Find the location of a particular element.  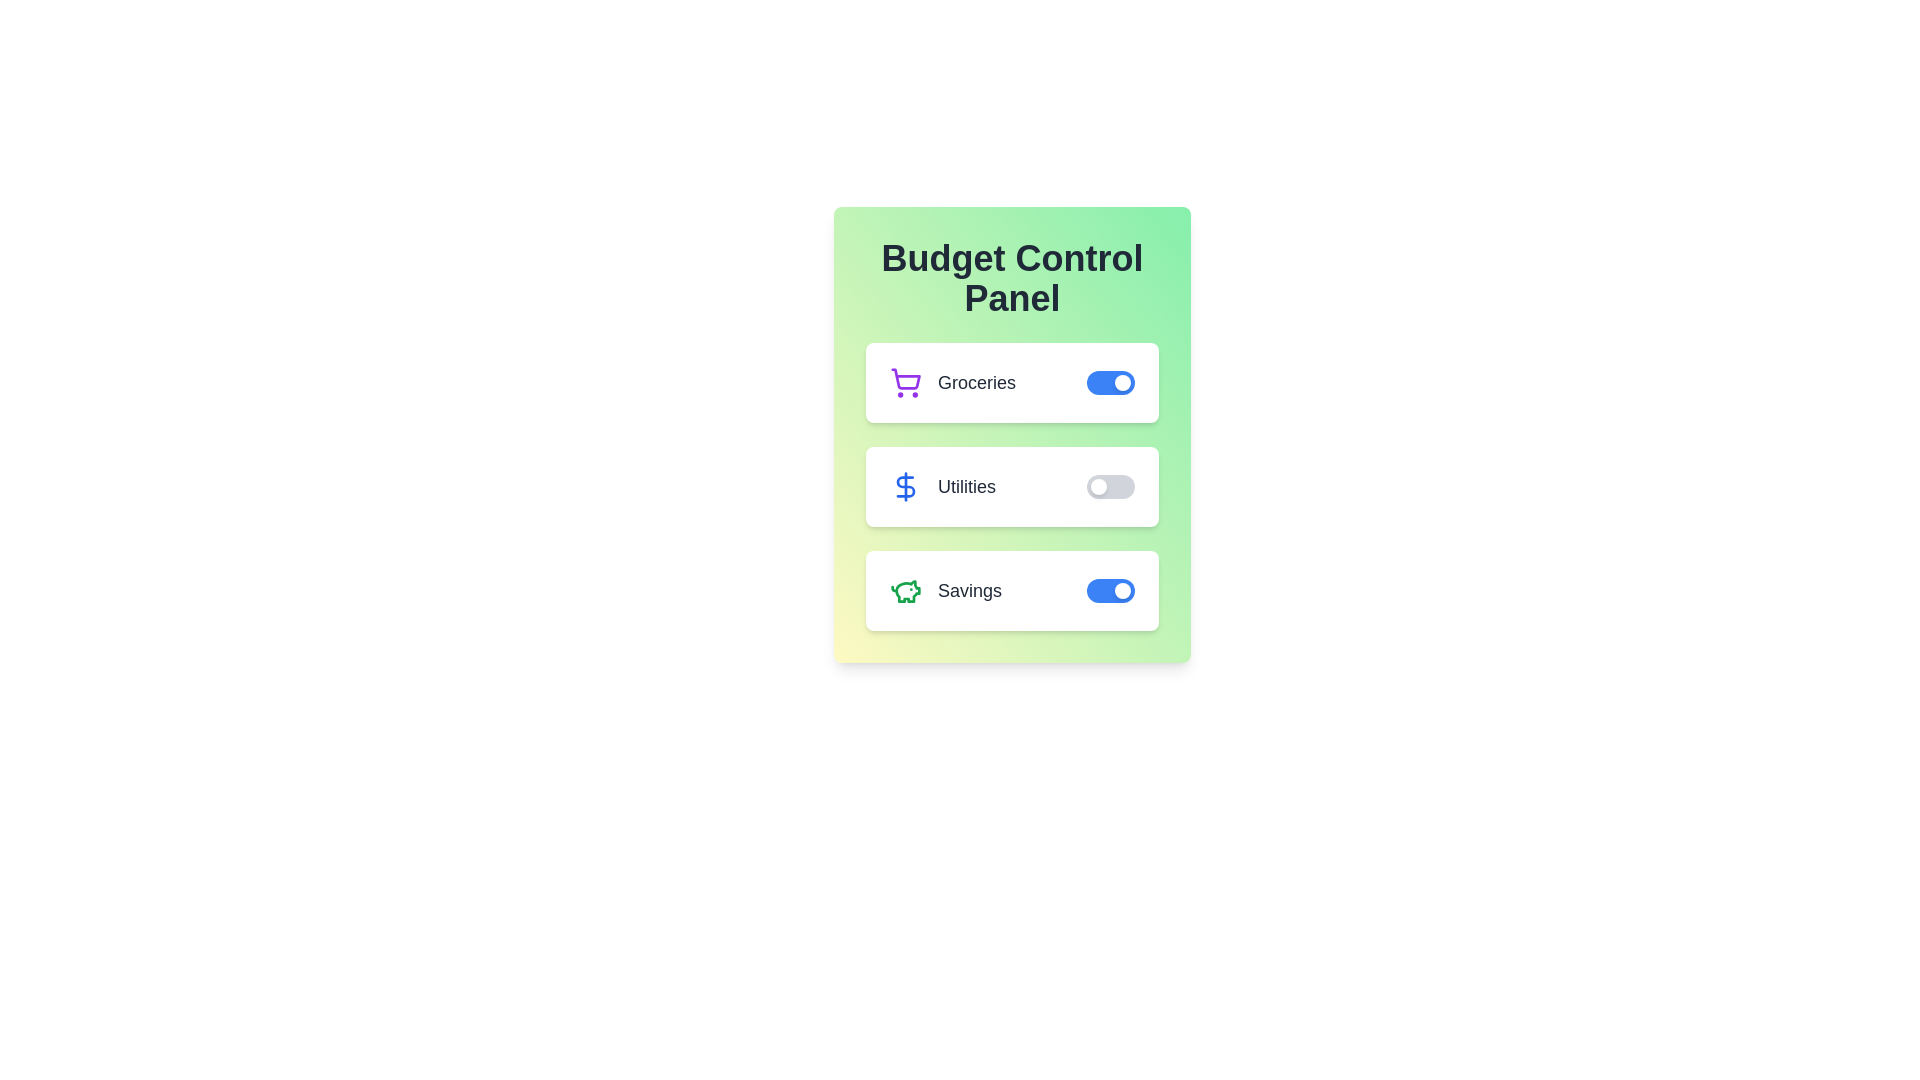

the Groceries section to observe its hover effect is located at coordinates (1012, 382).